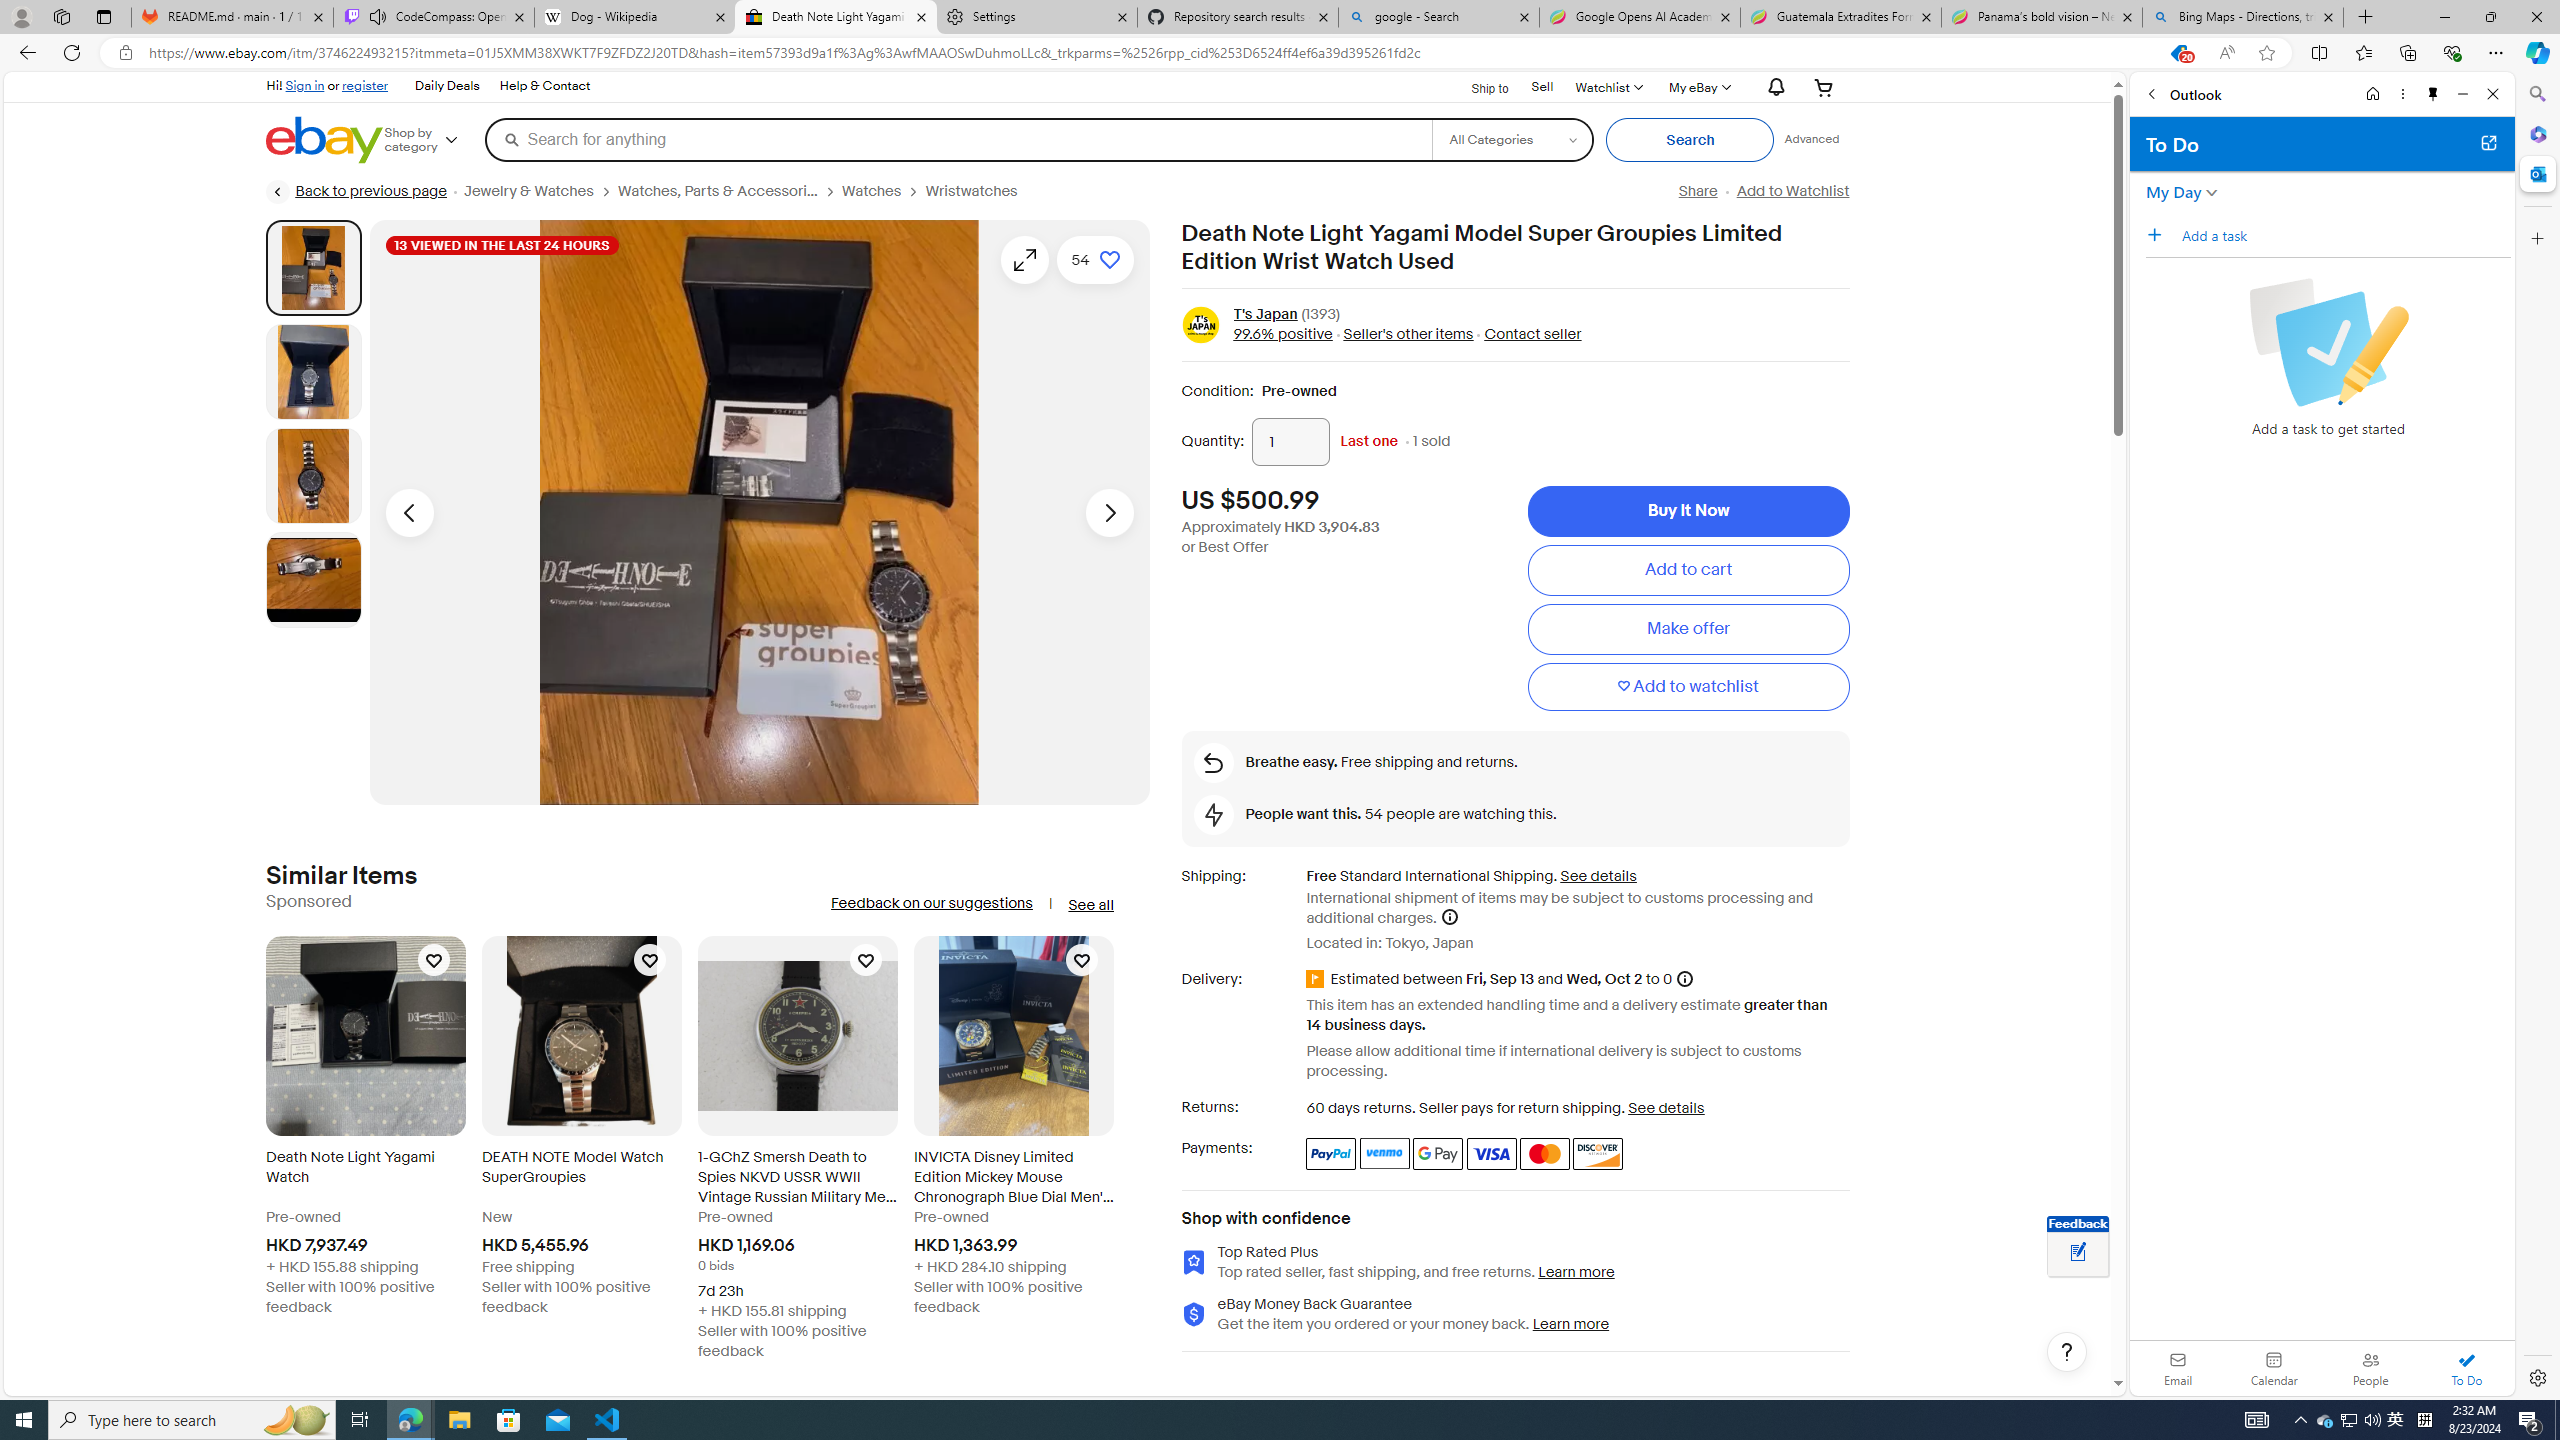  Describe the element at coordinates (408, 512) in the screenshot. I see `'Previous image - Item images thumbnails'` at that location.